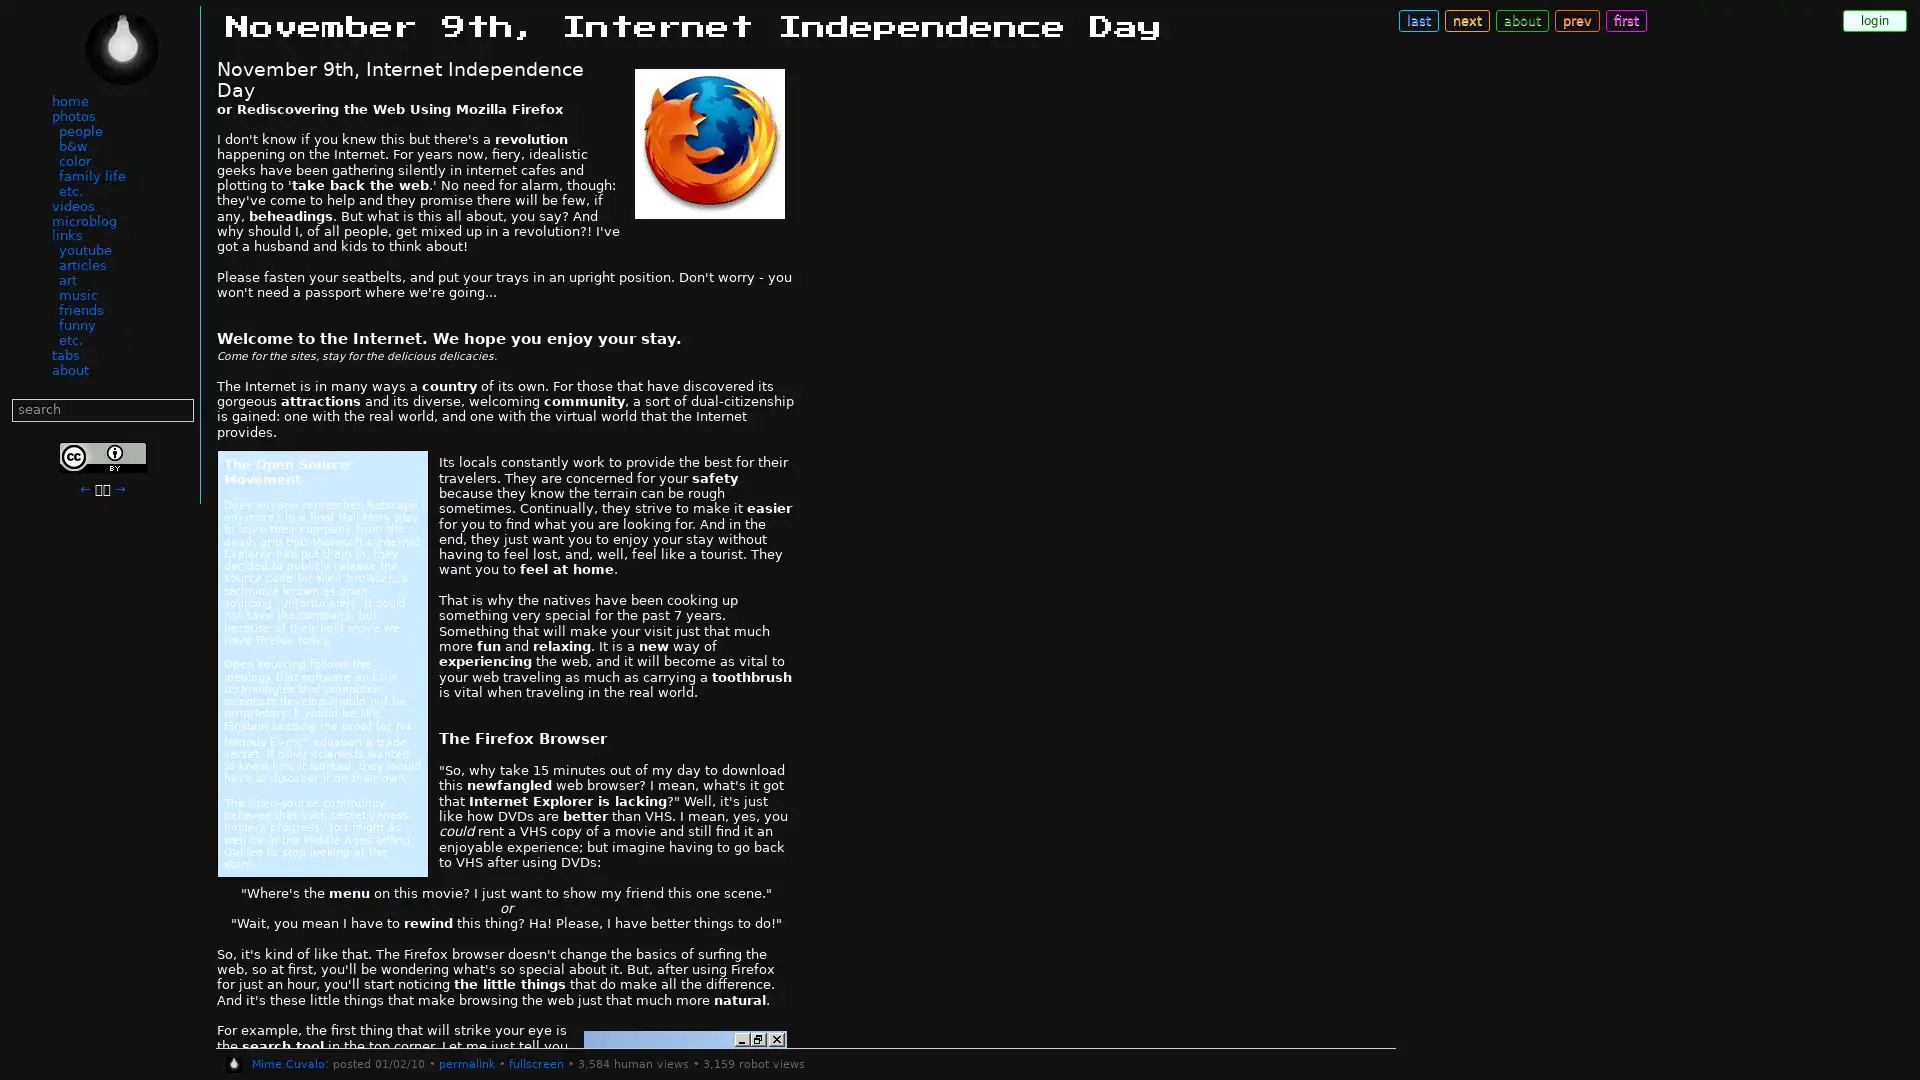 Image resolution: width=1920 pixels, height=1080 pixels. I want to click on fullscreen, so click(535, 1063).